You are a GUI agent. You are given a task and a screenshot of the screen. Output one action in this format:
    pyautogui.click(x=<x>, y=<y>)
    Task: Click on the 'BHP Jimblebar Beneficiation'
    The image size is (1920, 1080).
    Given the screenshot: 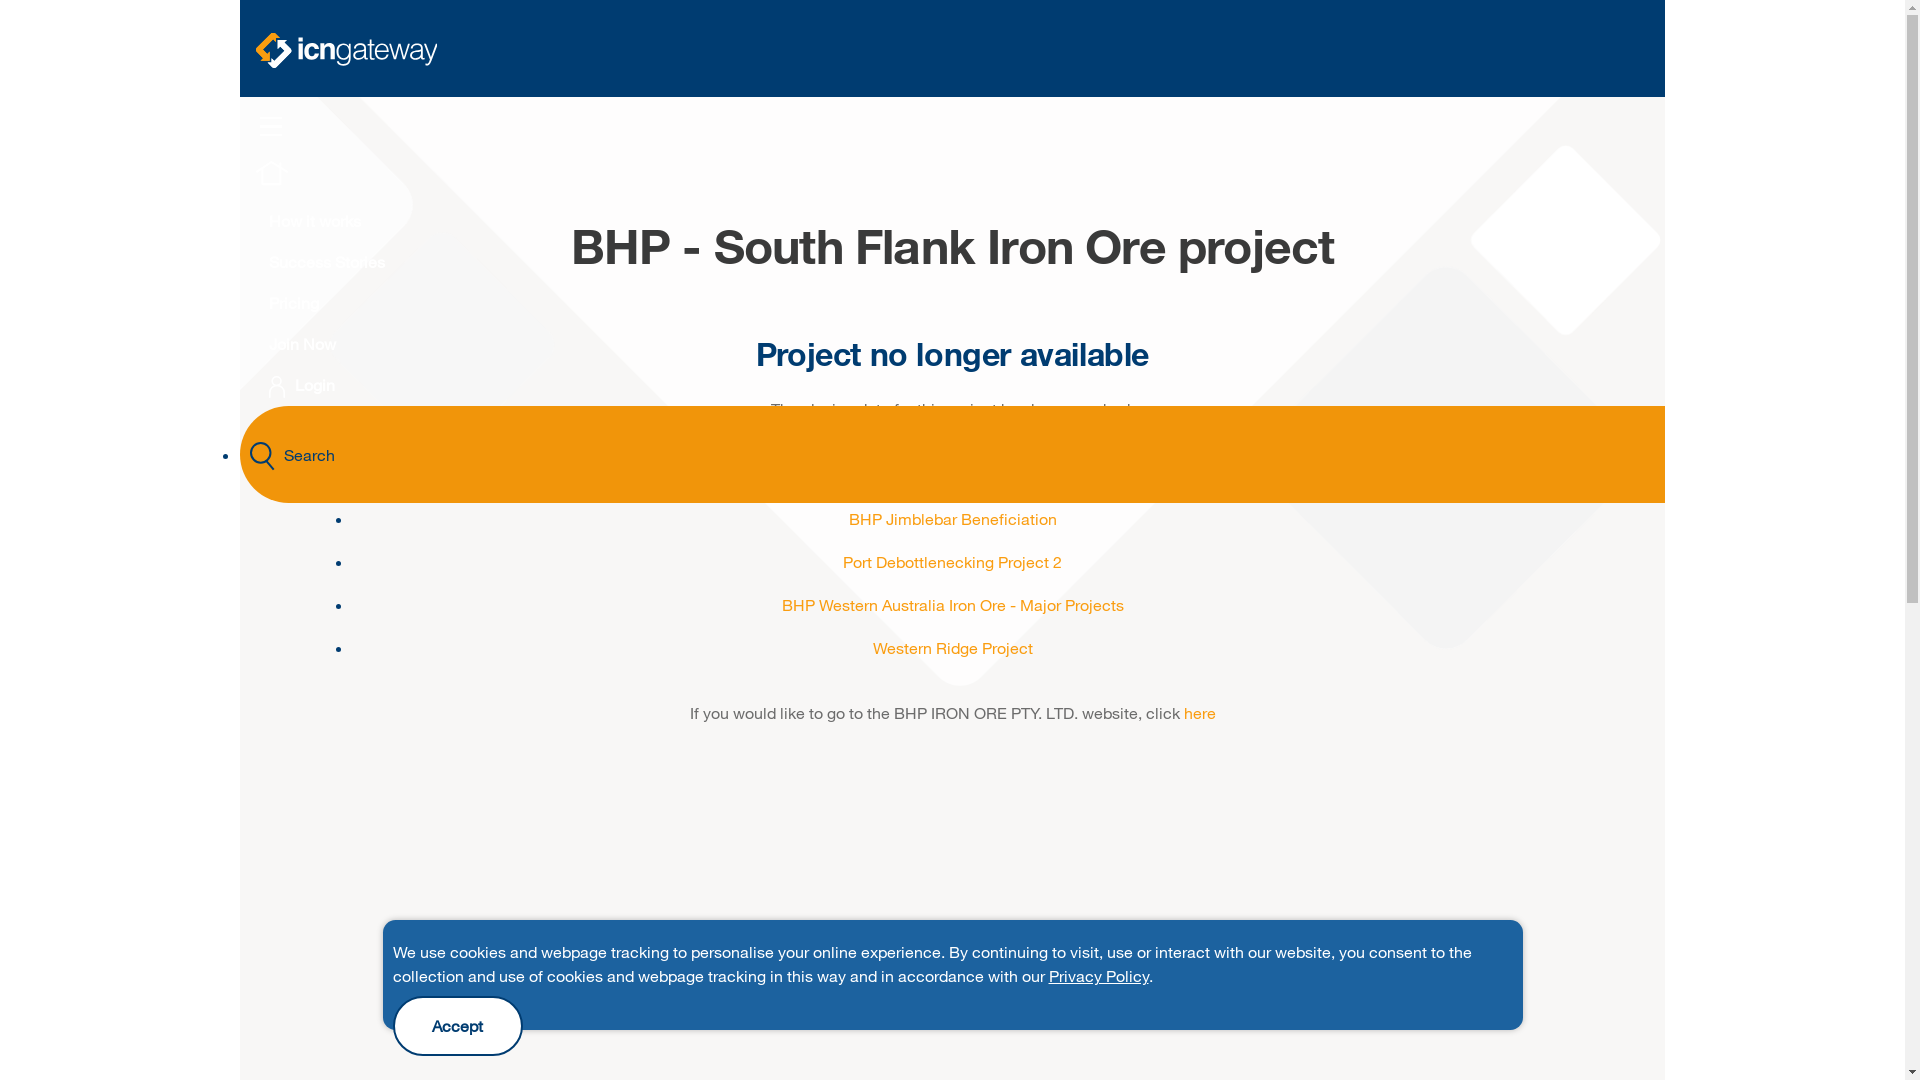 What is the action you would take?
    pyautogui.click(x=950, y=517)
    